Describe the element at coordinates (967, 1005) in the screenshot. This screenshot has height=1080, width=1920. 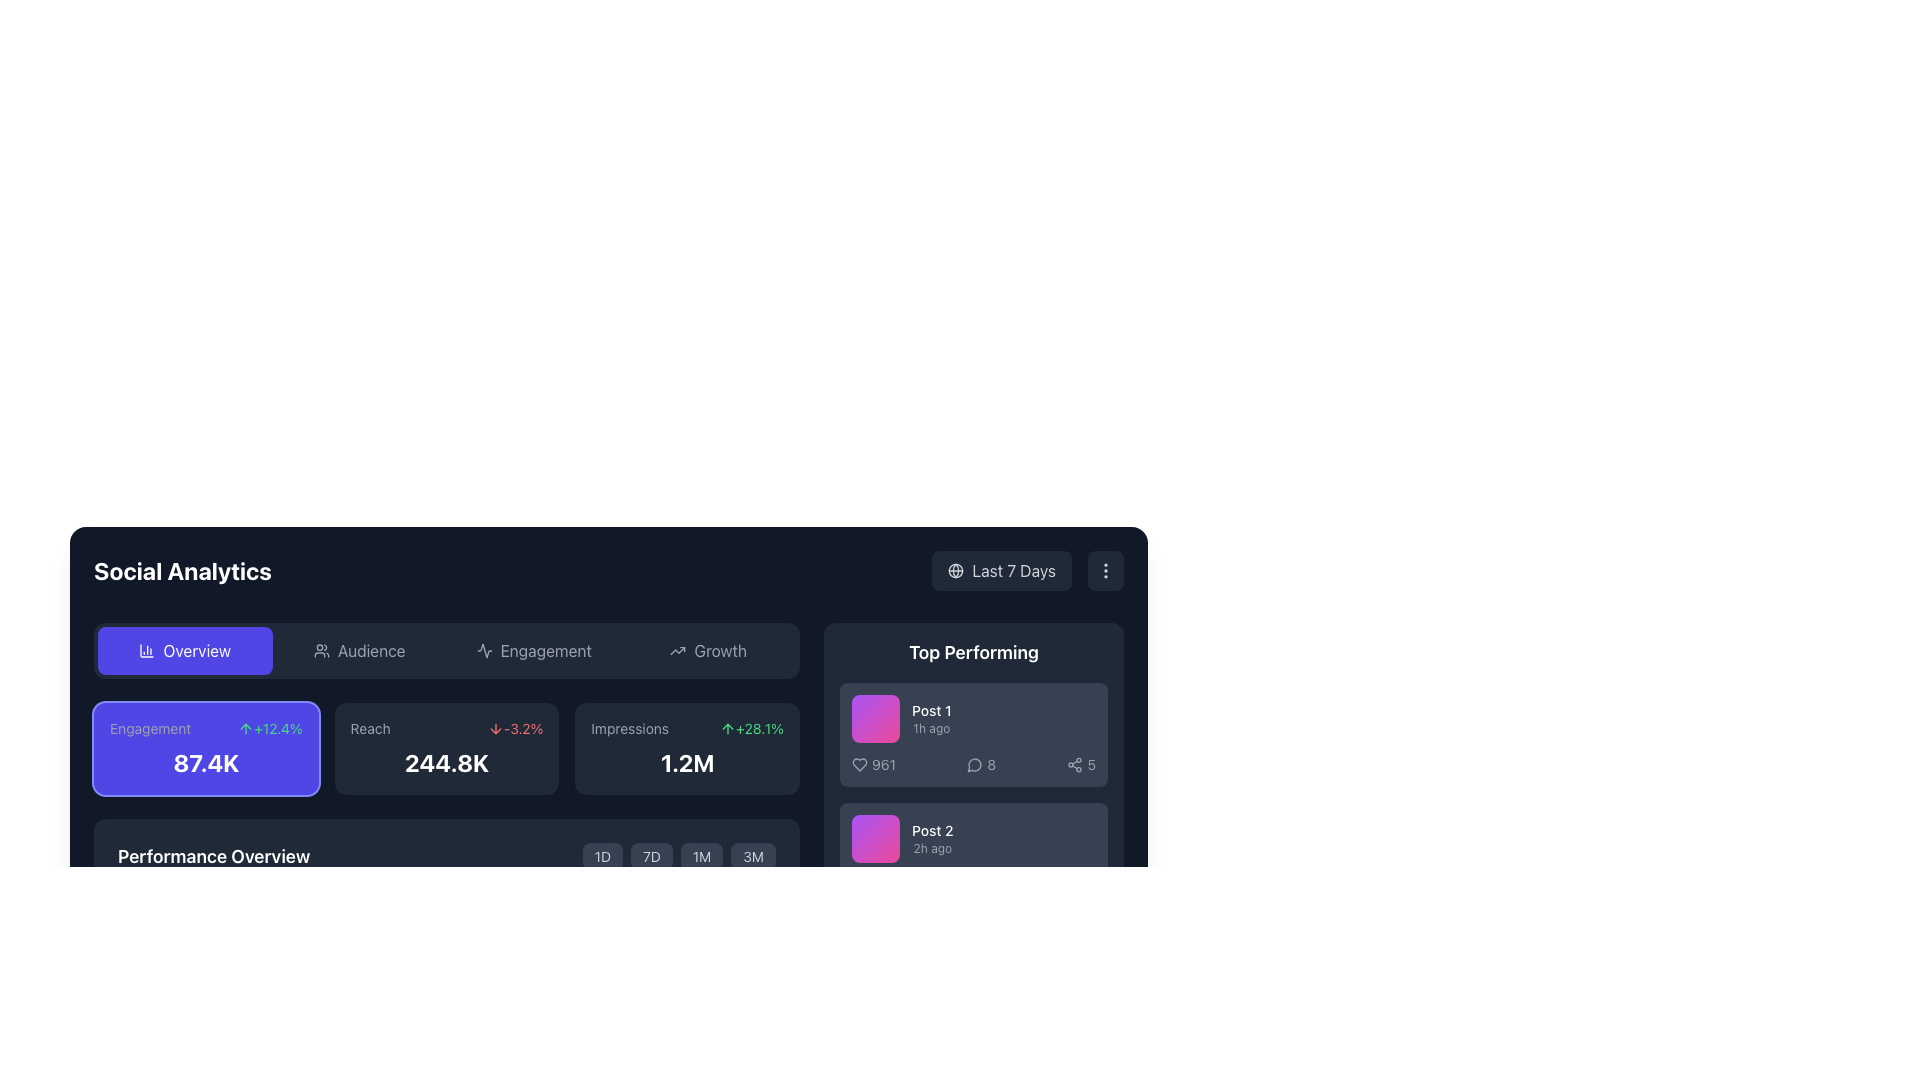
I see `the comment count icon, represented by a speech bubble, located to the left of the numeric value '98' beneath the 'Top Performing' section for 'Post 1'` at that location.